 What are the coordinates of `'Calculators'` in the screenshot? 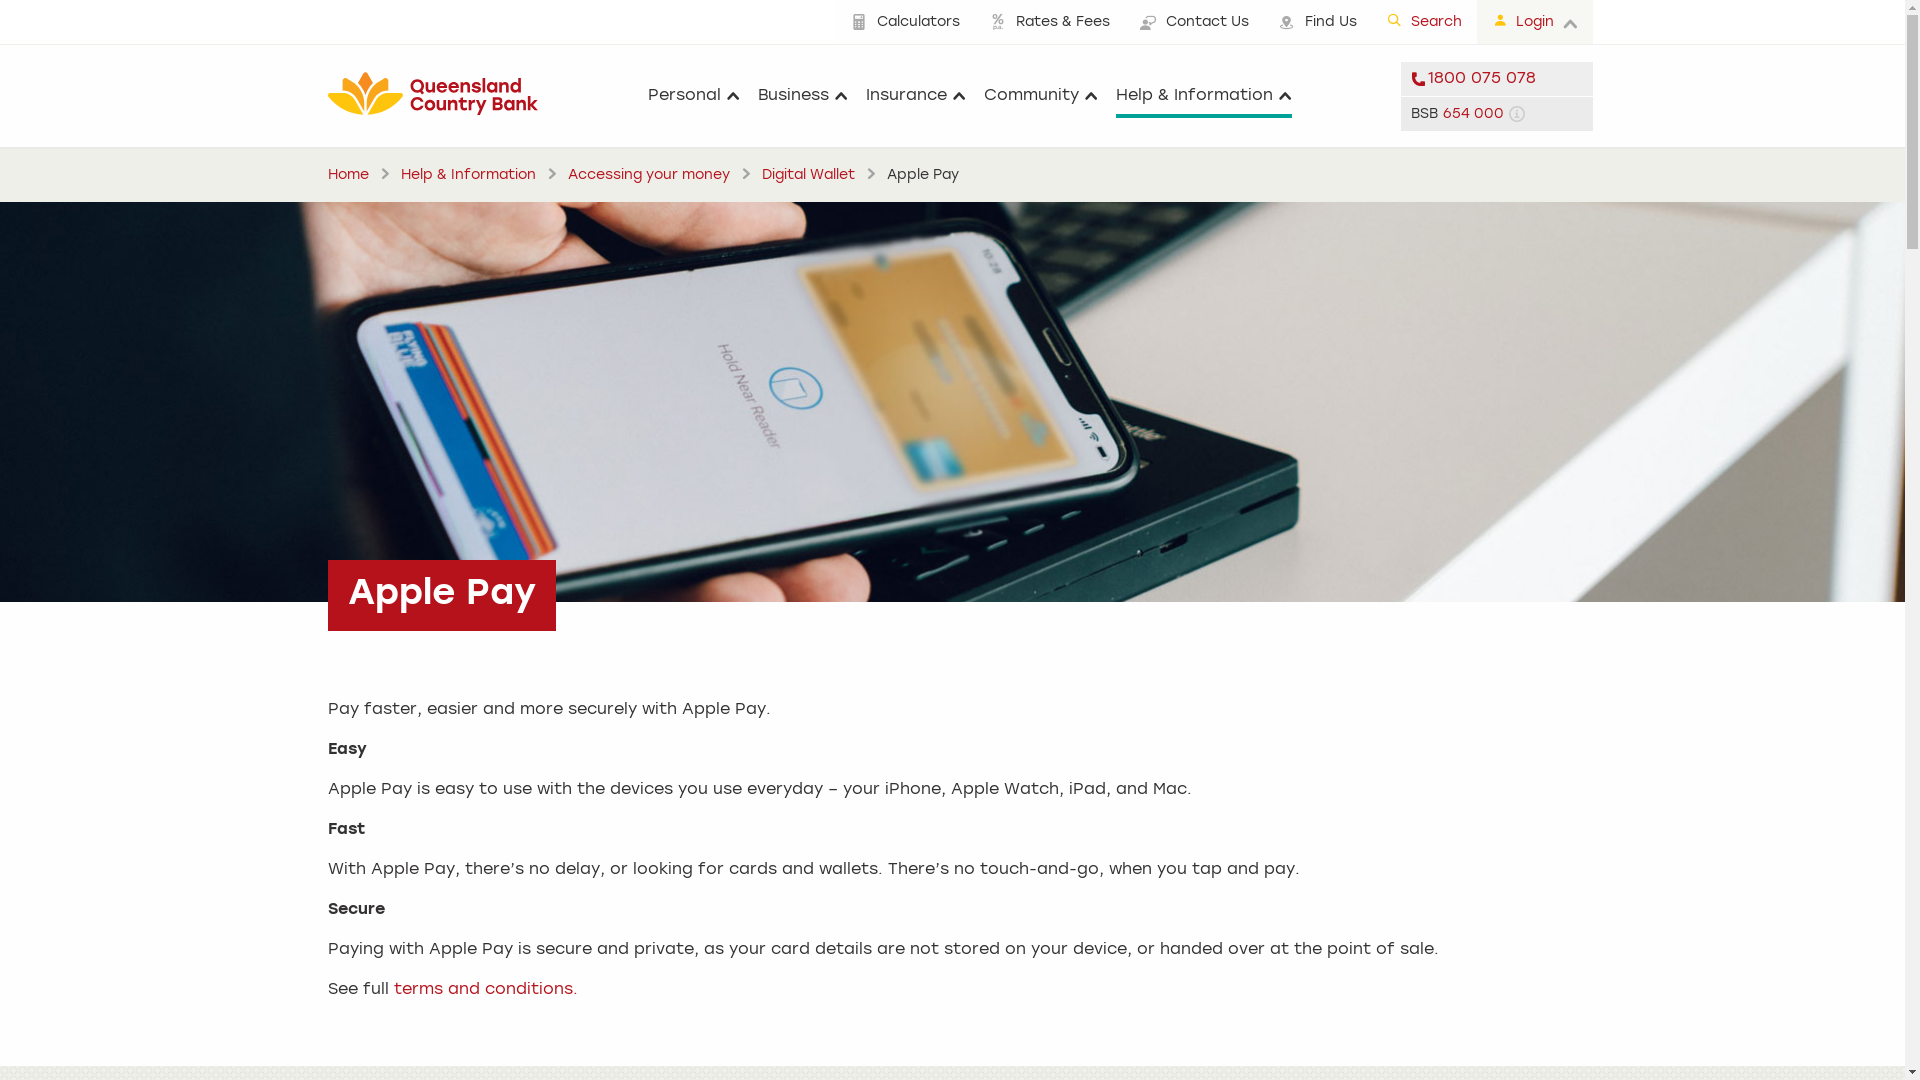 It's located at (904, 22).